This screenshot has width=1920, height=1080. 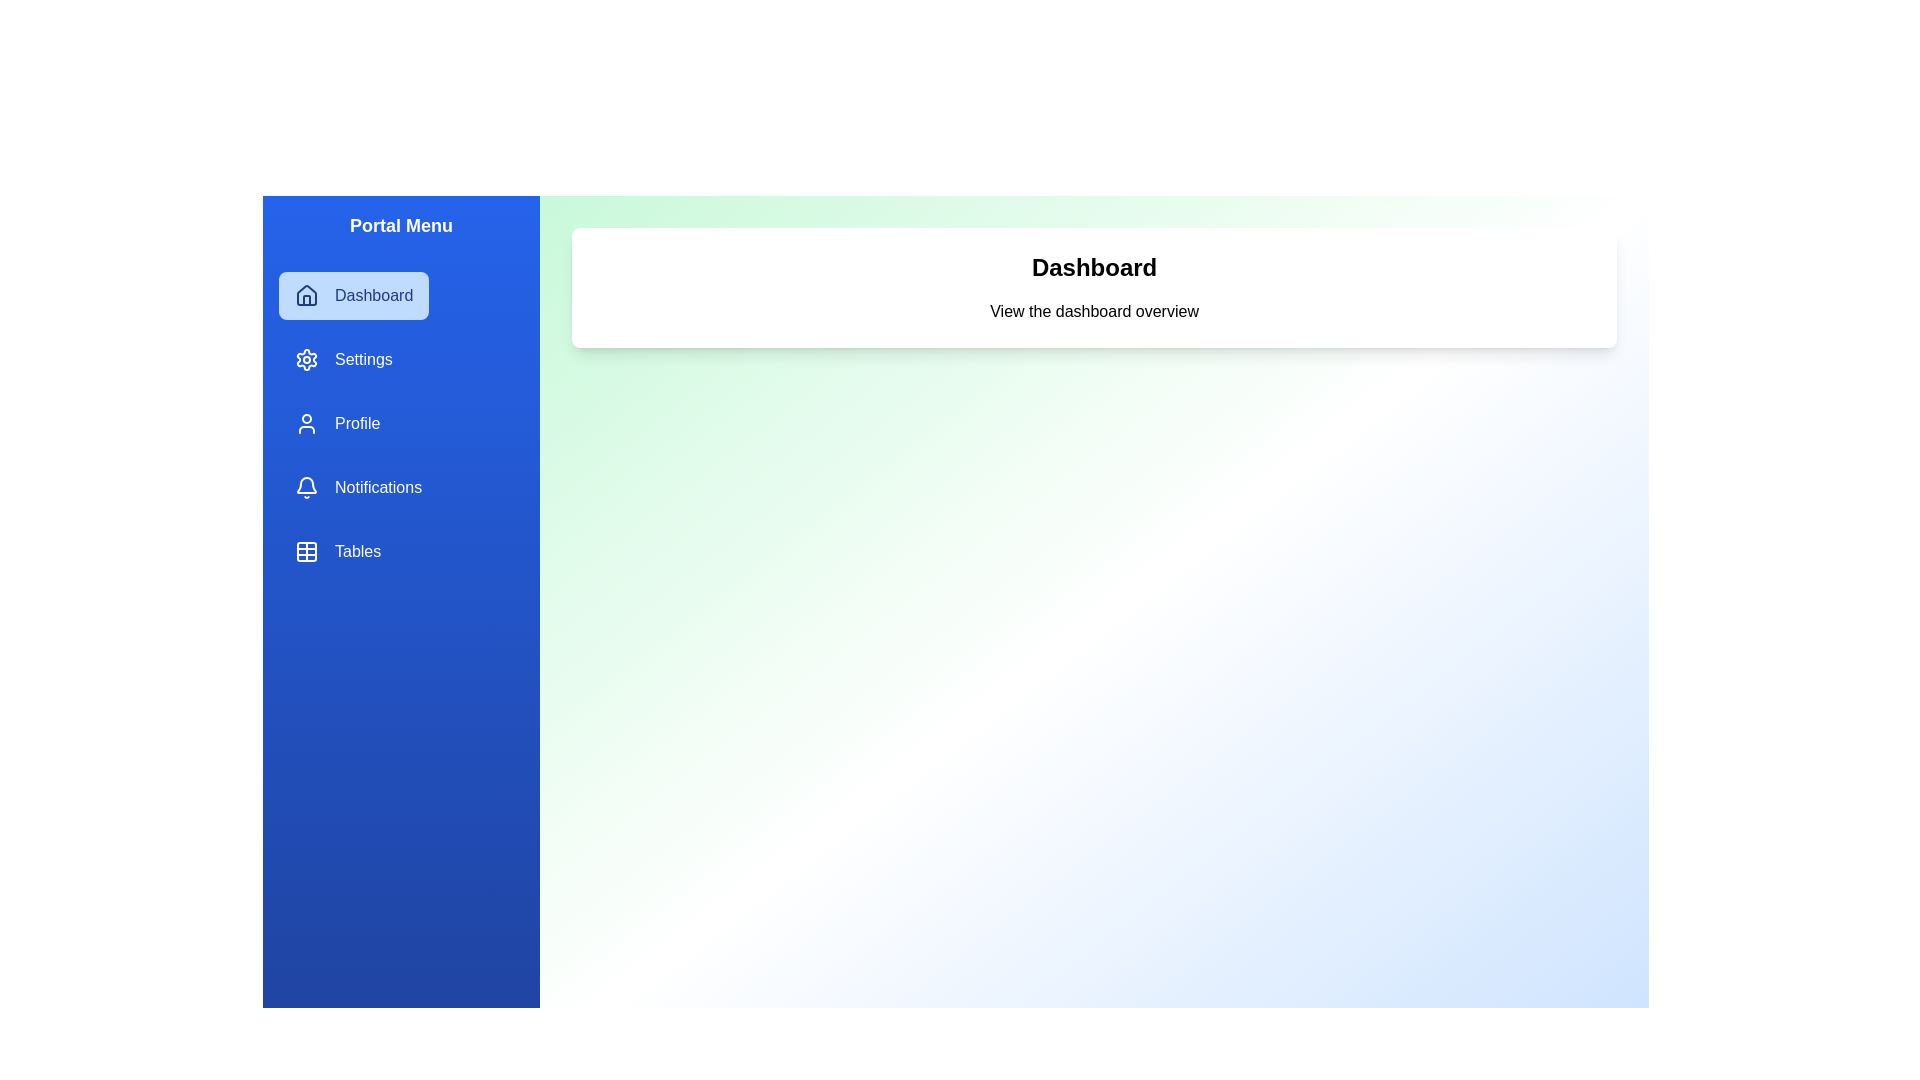 I want to click on the menu option Notifications to navigate to the corresponding section, so click(x=358, y=488).